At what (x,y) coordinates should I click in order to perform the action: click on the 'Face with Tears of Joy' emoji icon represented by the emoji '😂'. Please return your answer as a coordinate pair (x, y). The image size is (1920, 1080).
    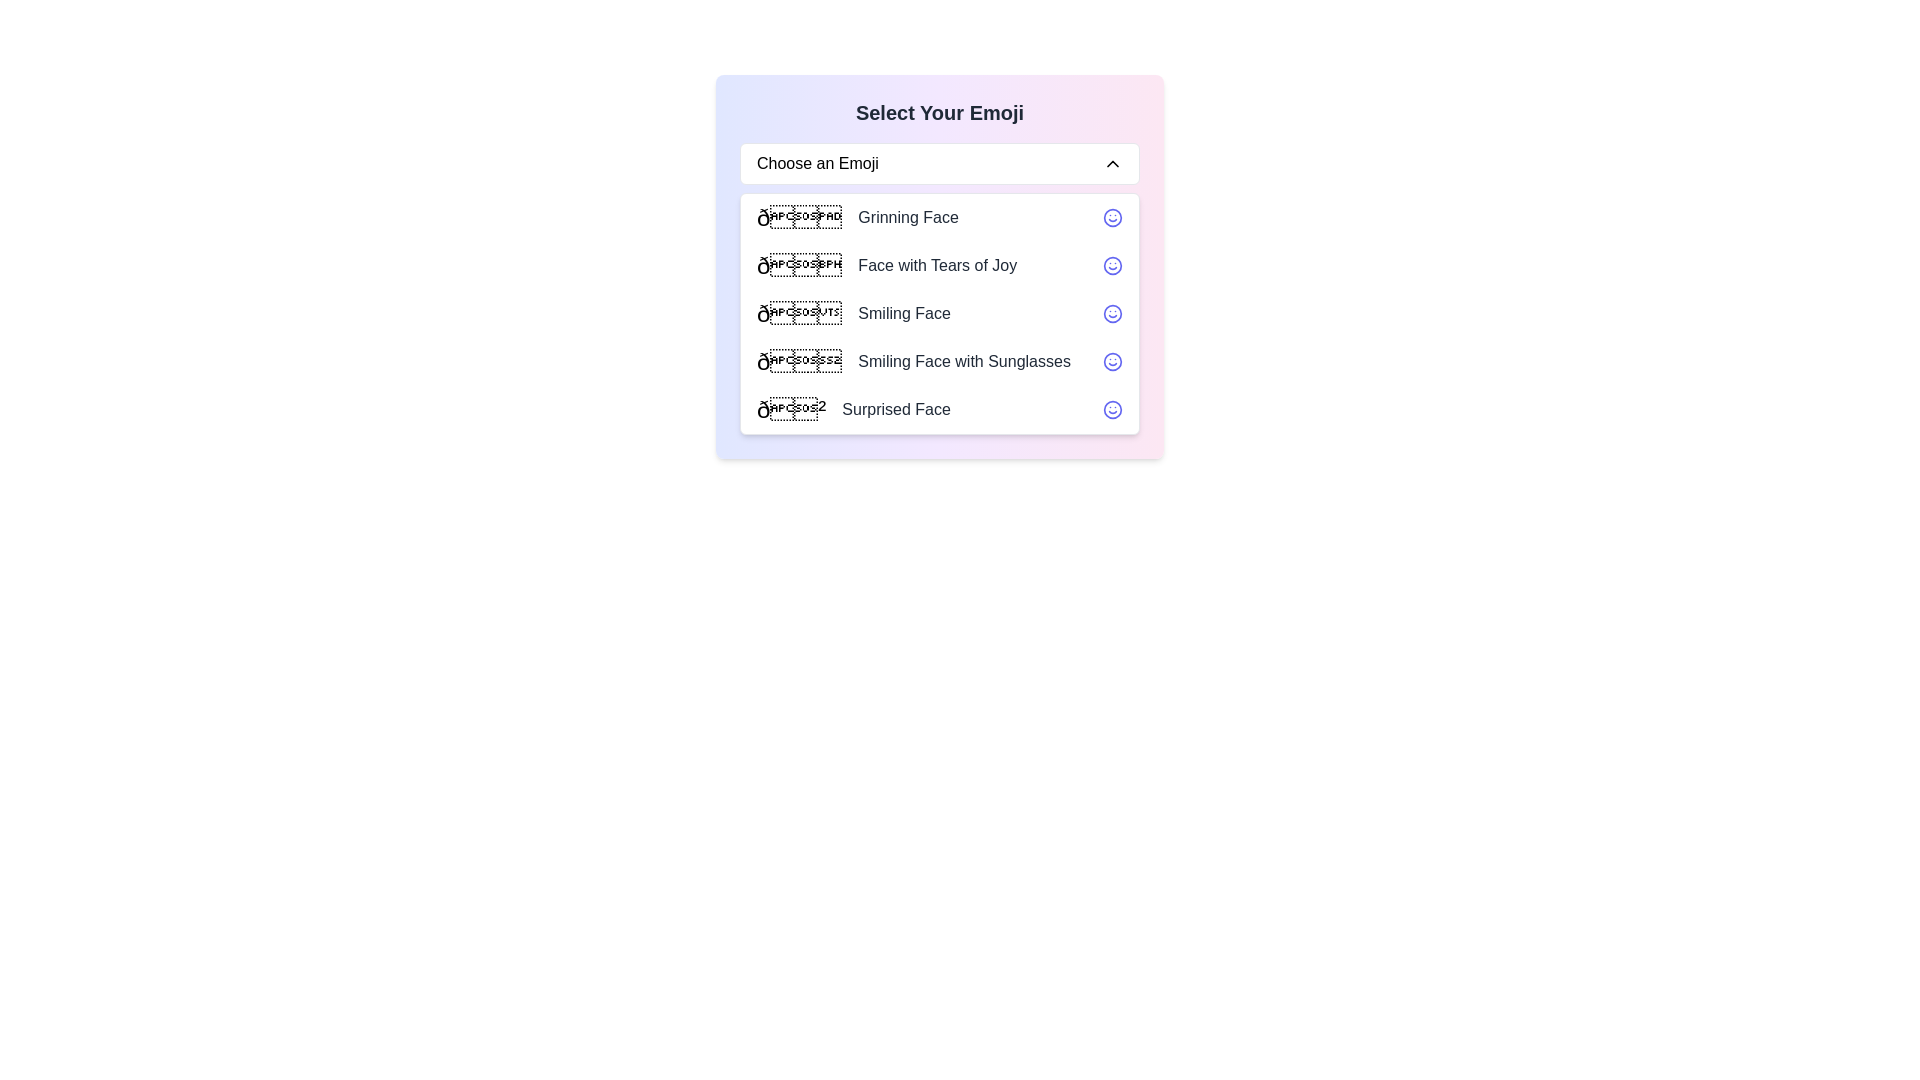
    Looking at the image, I should click on (798, 265).